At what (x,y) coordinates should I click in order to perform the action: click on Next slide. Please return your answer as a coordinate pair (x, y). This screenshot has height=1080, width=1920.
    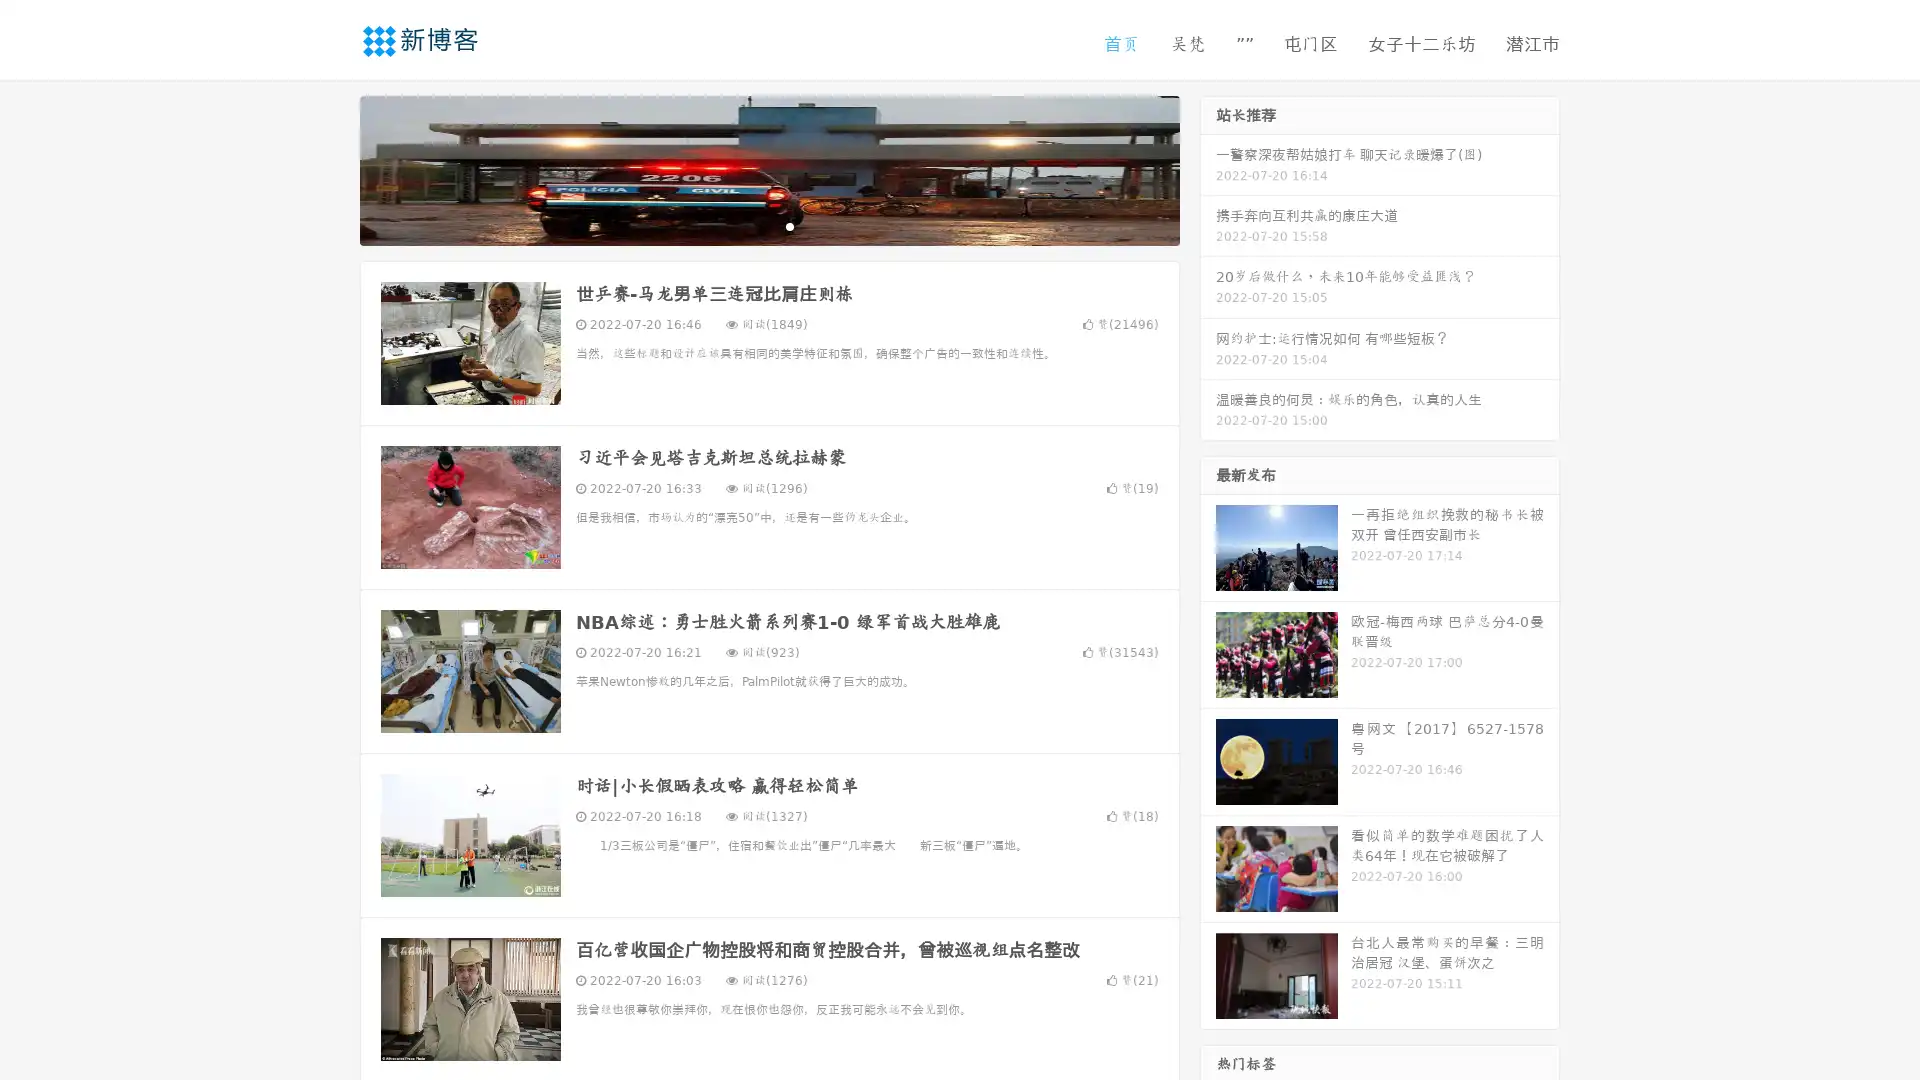
    Looking at the image, I should click on (1208, 168).